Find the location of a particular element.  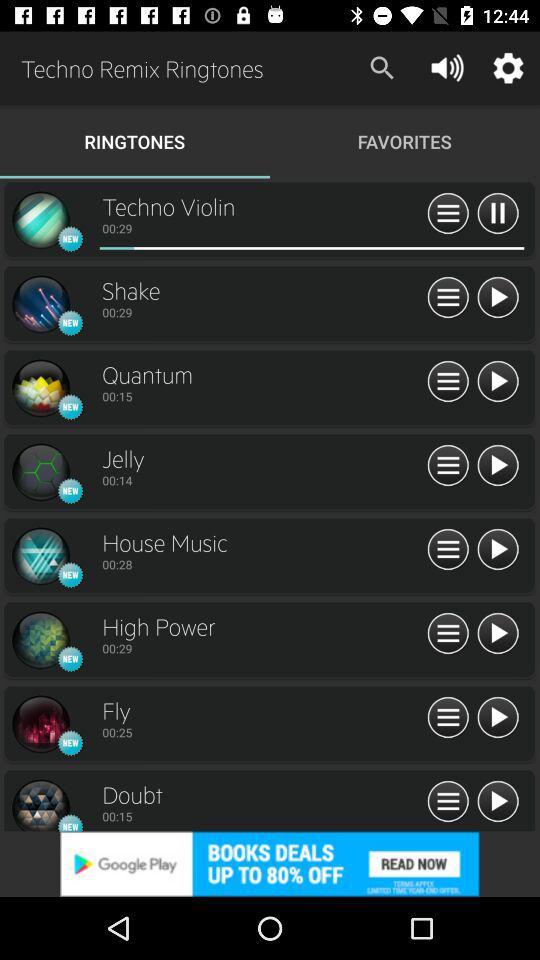

song is located at coordinates (496, 802).